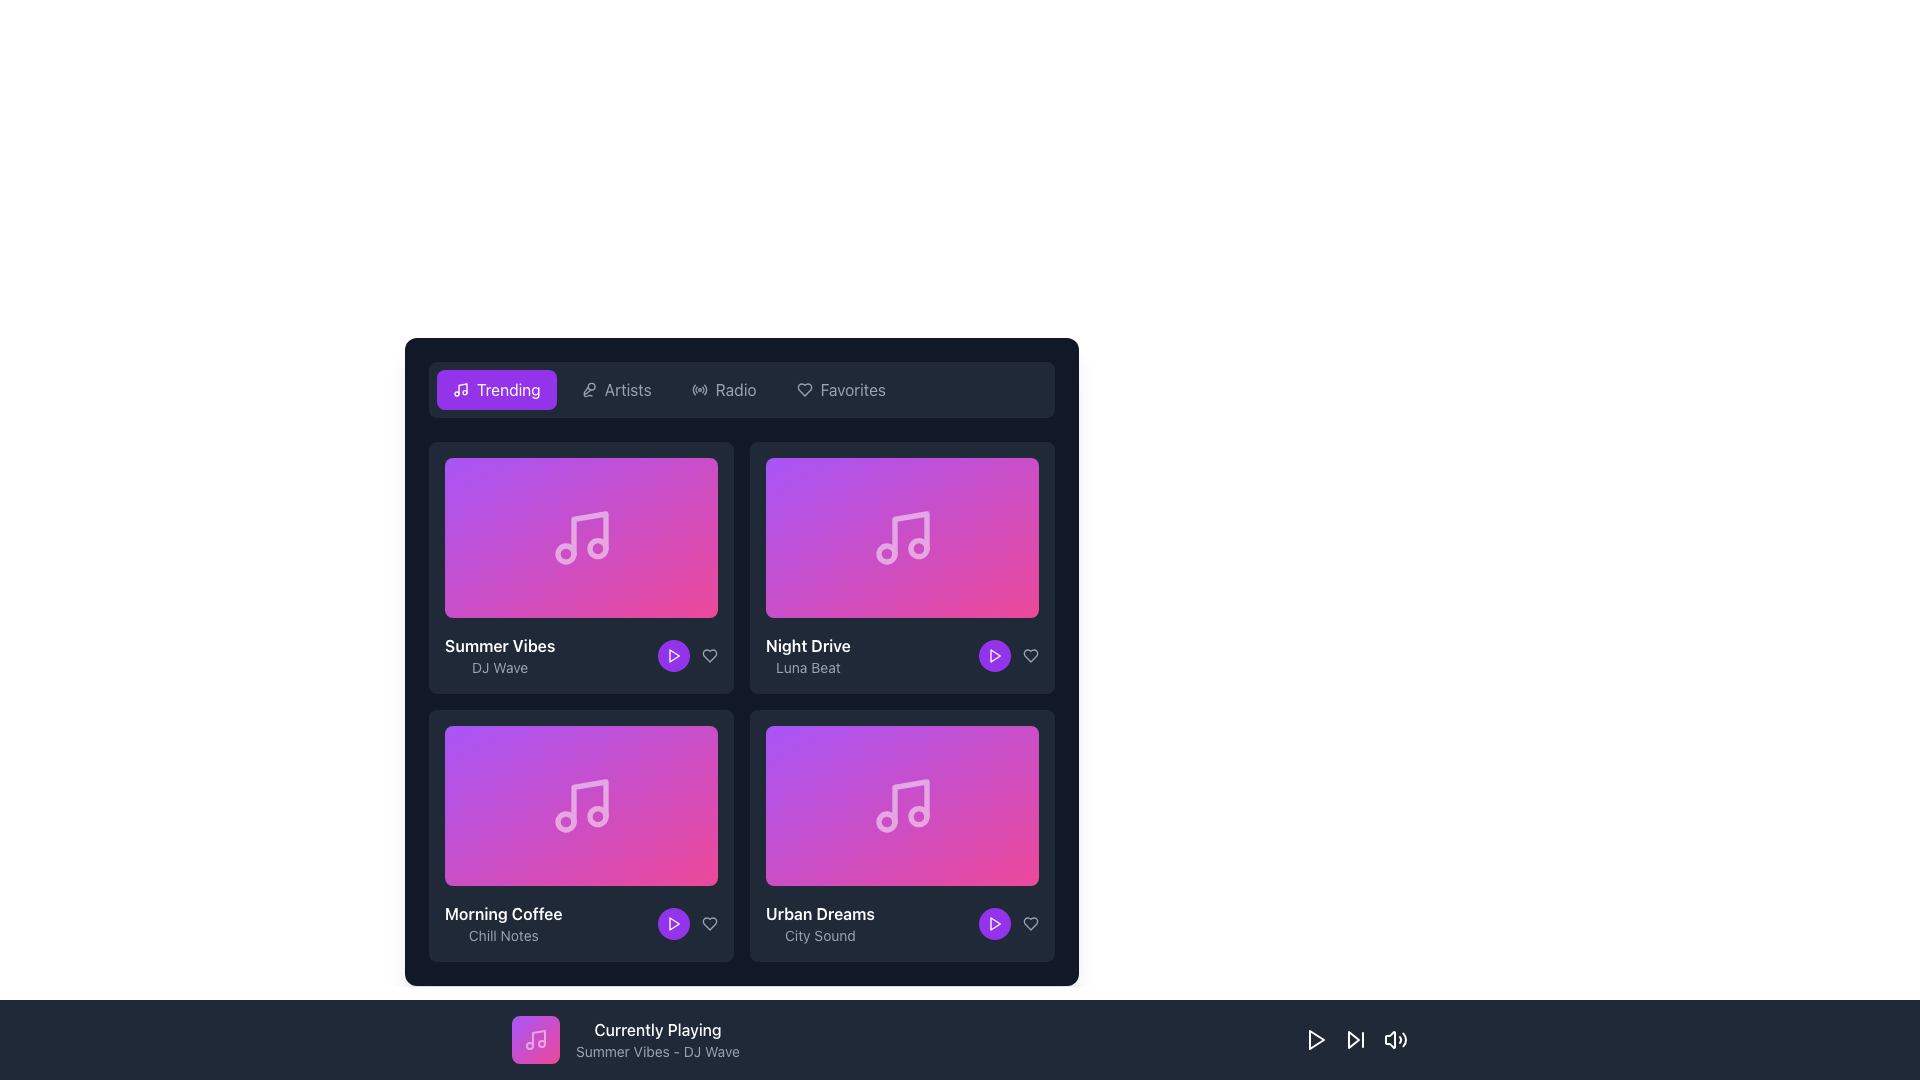 The width and height of the screenshot is (1920, 1080). I want to click on the fourth card in the grid layout, which has a gradient background from purple to pink and features a large white musical note icon, so click(901, 805).